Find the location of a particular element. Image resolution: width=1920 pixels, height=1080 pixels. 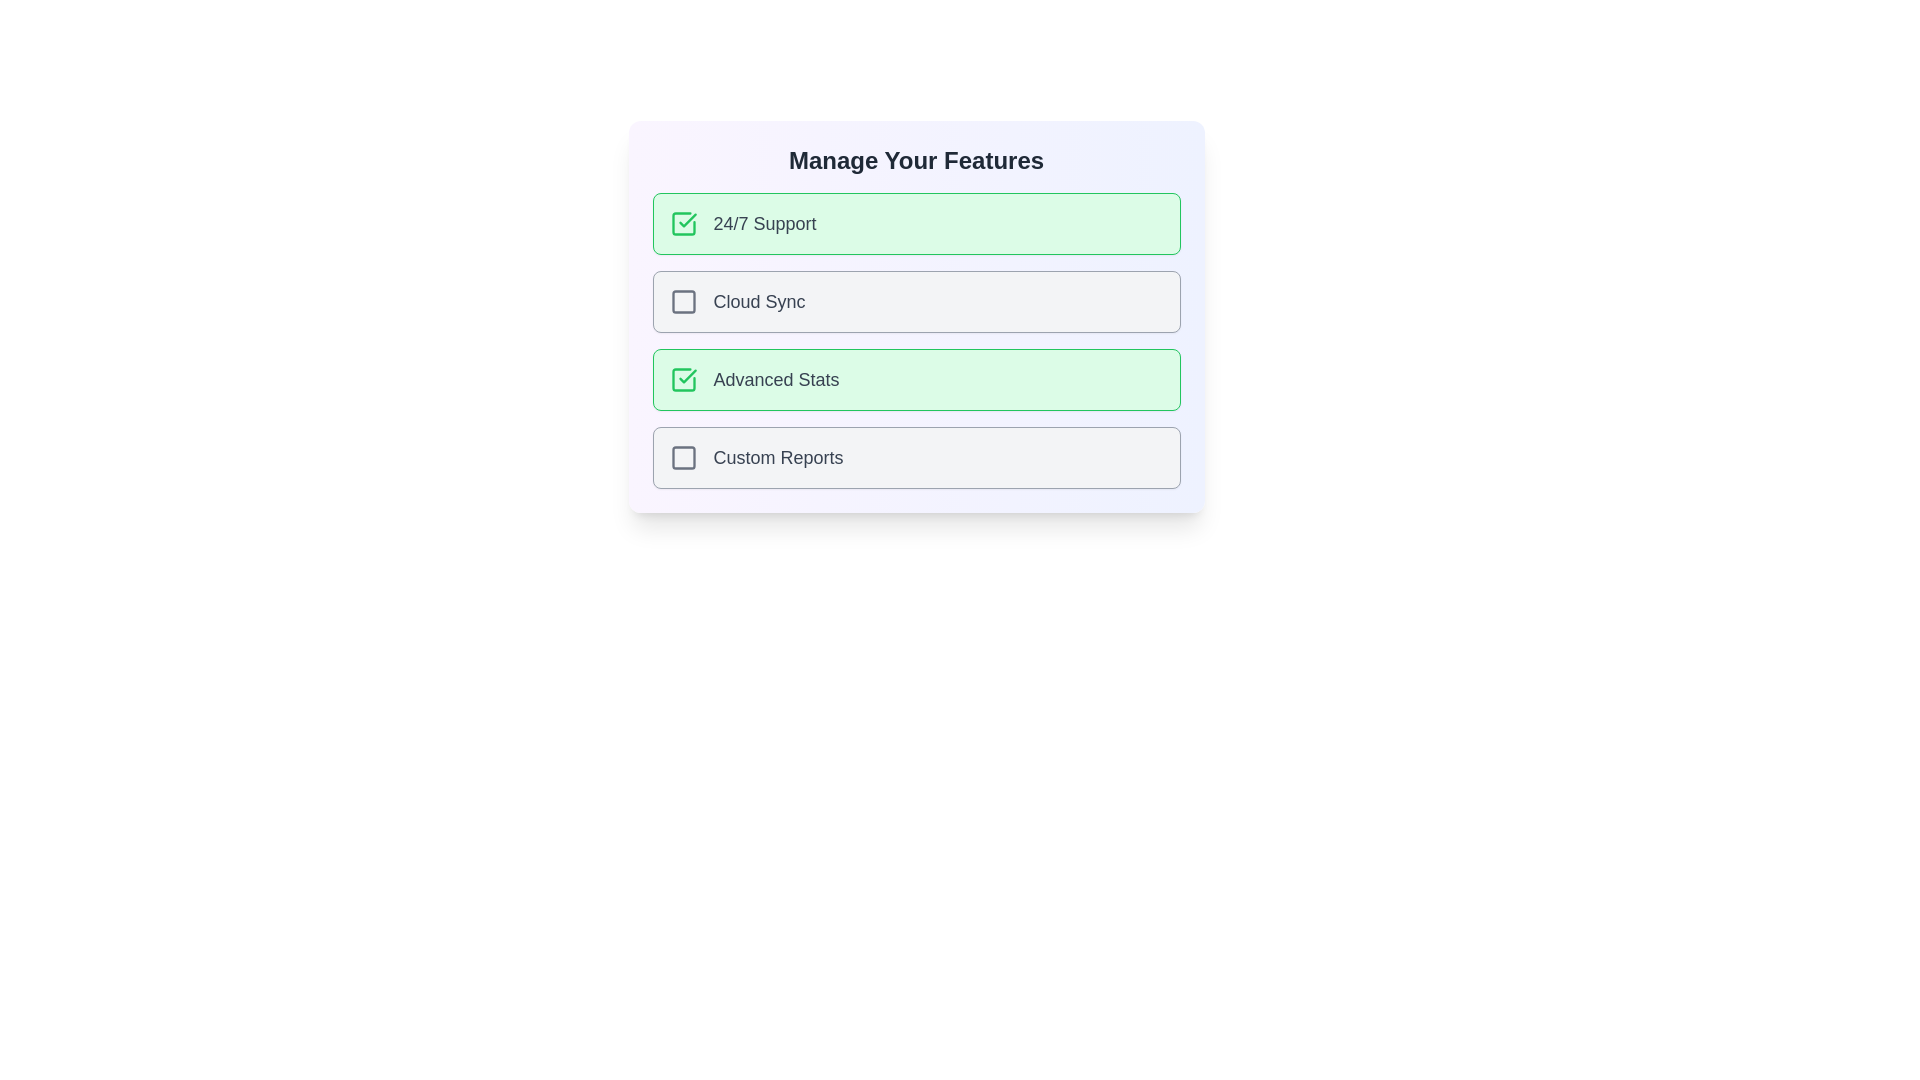

the checkbox element indicating '24/7 Support' is located at coordinates (683, 223).